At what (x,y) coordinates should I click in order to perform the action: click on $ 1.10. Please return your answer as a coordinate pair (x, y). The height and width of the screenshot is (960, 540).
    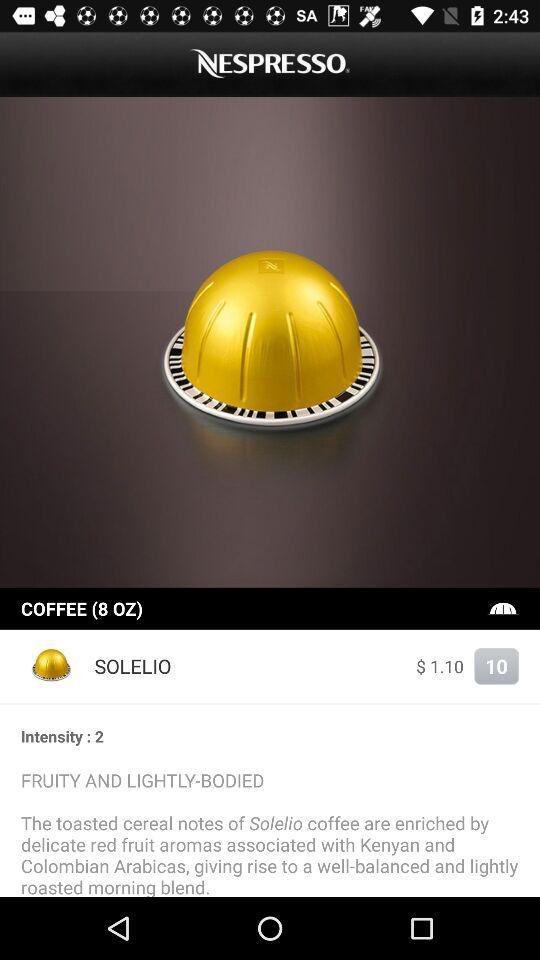
    Looking at the image, I should click on (440, 666).